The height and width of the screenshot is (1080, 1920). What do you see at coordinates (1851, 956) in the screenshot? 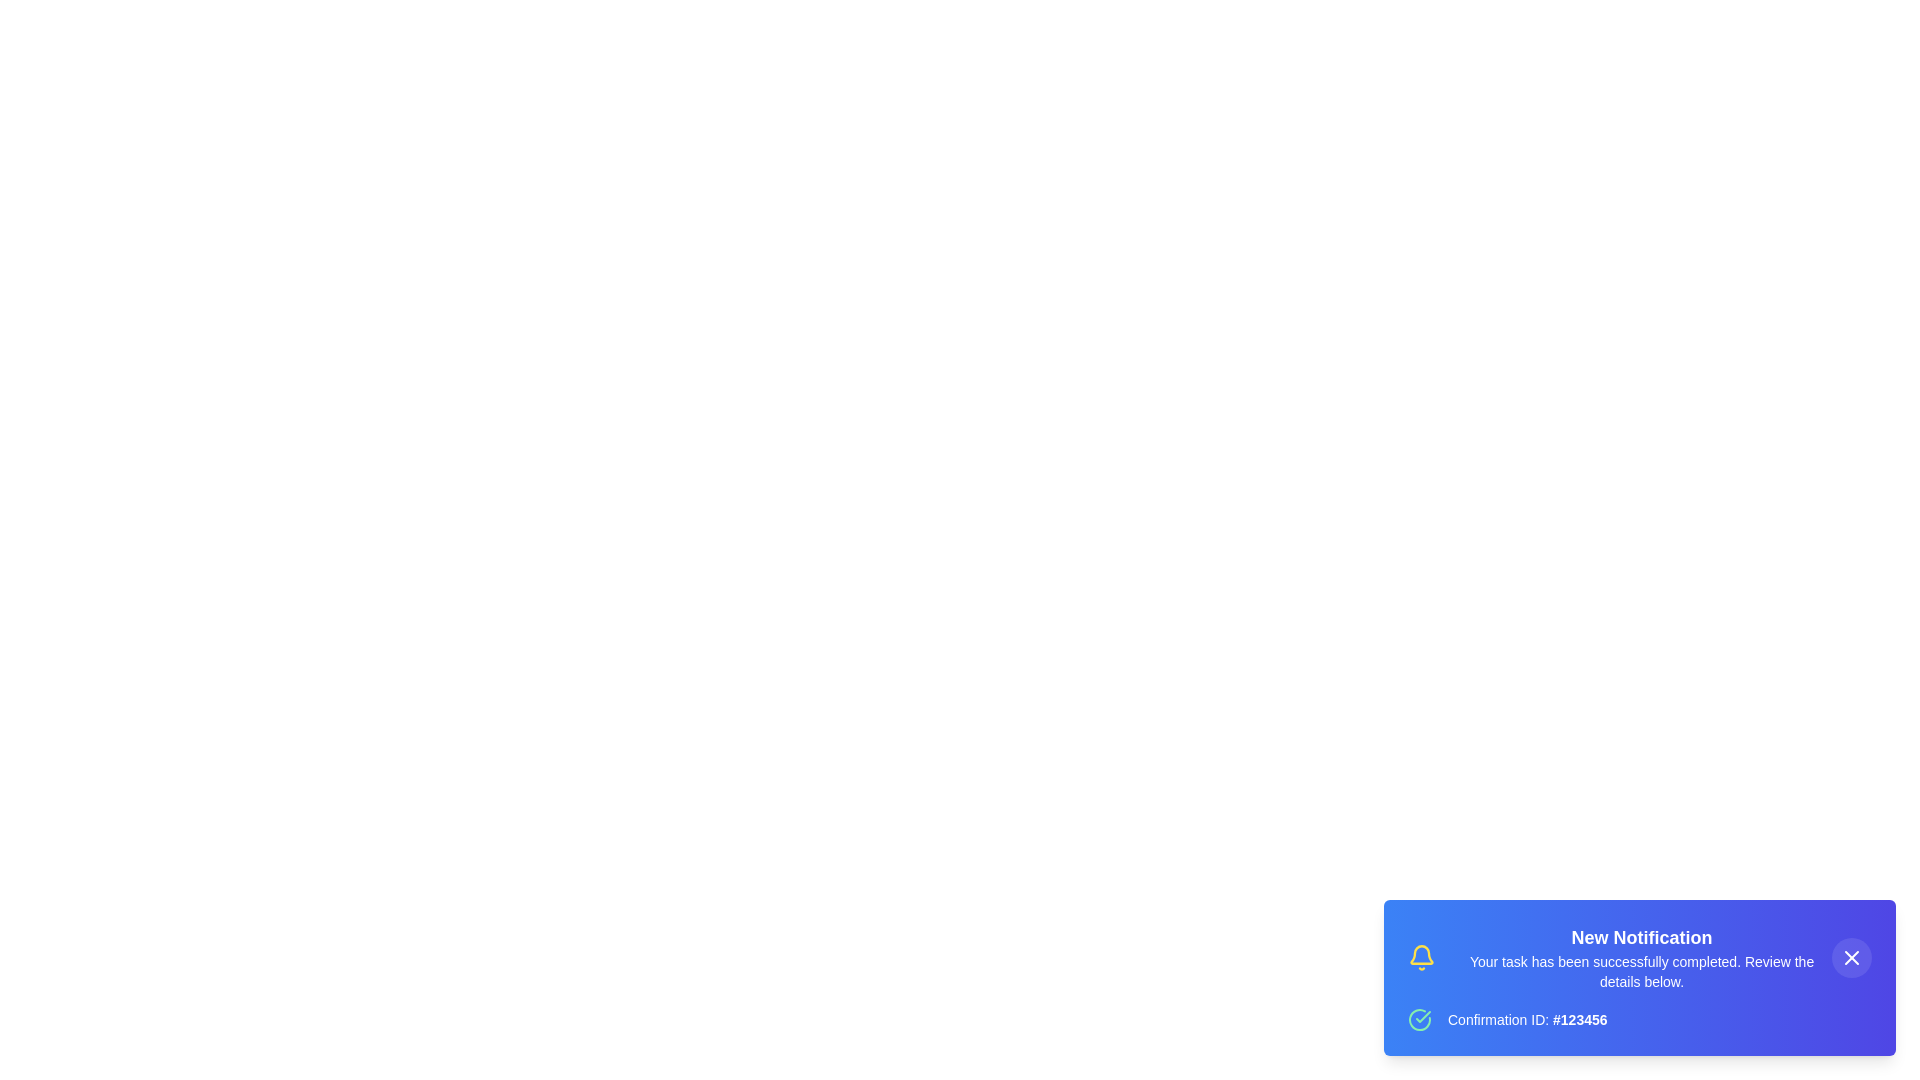
I see `the circular button with a cross ('X') symbol, located in the top-right corner of the notification card` at bounding box center [1851, 956].